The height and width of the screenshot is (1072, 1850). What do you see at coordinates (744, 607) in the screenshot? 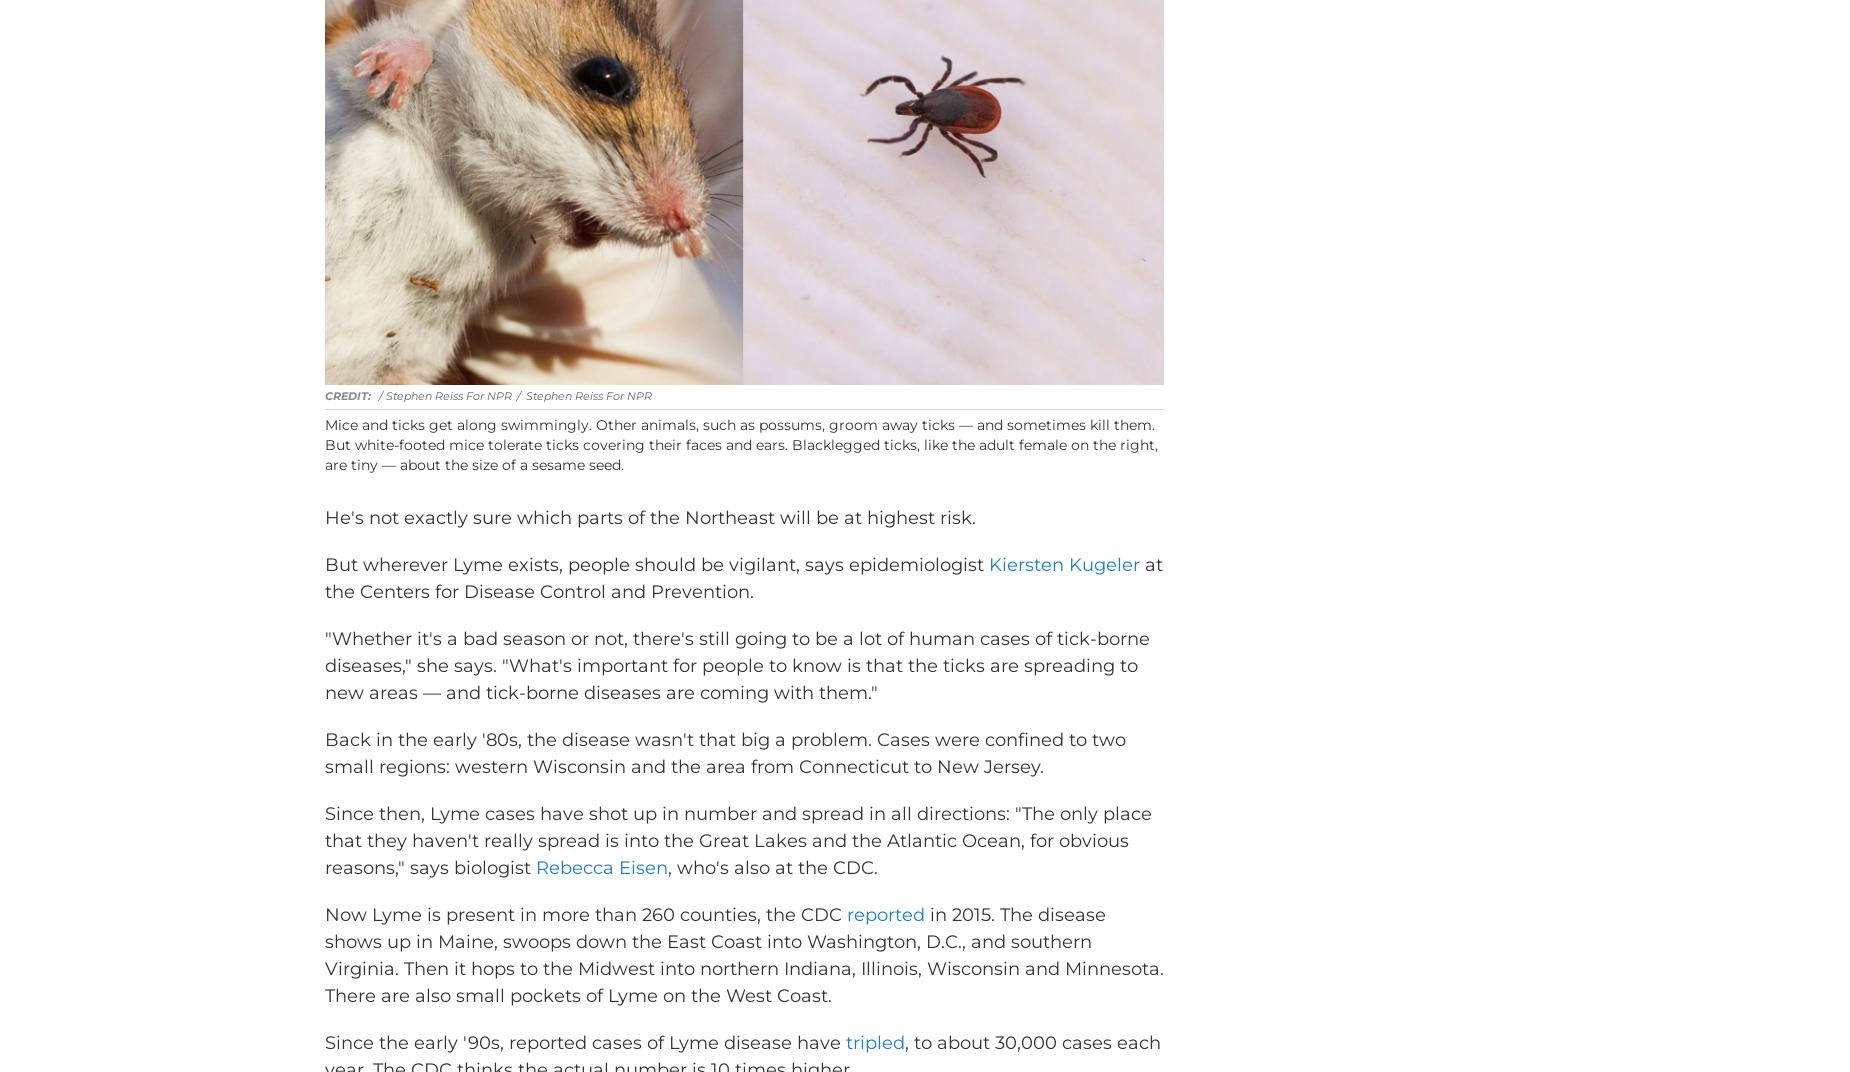
I see `'at the Centers for Disease Control and Prevention.'` at bounding box center [744, 607].